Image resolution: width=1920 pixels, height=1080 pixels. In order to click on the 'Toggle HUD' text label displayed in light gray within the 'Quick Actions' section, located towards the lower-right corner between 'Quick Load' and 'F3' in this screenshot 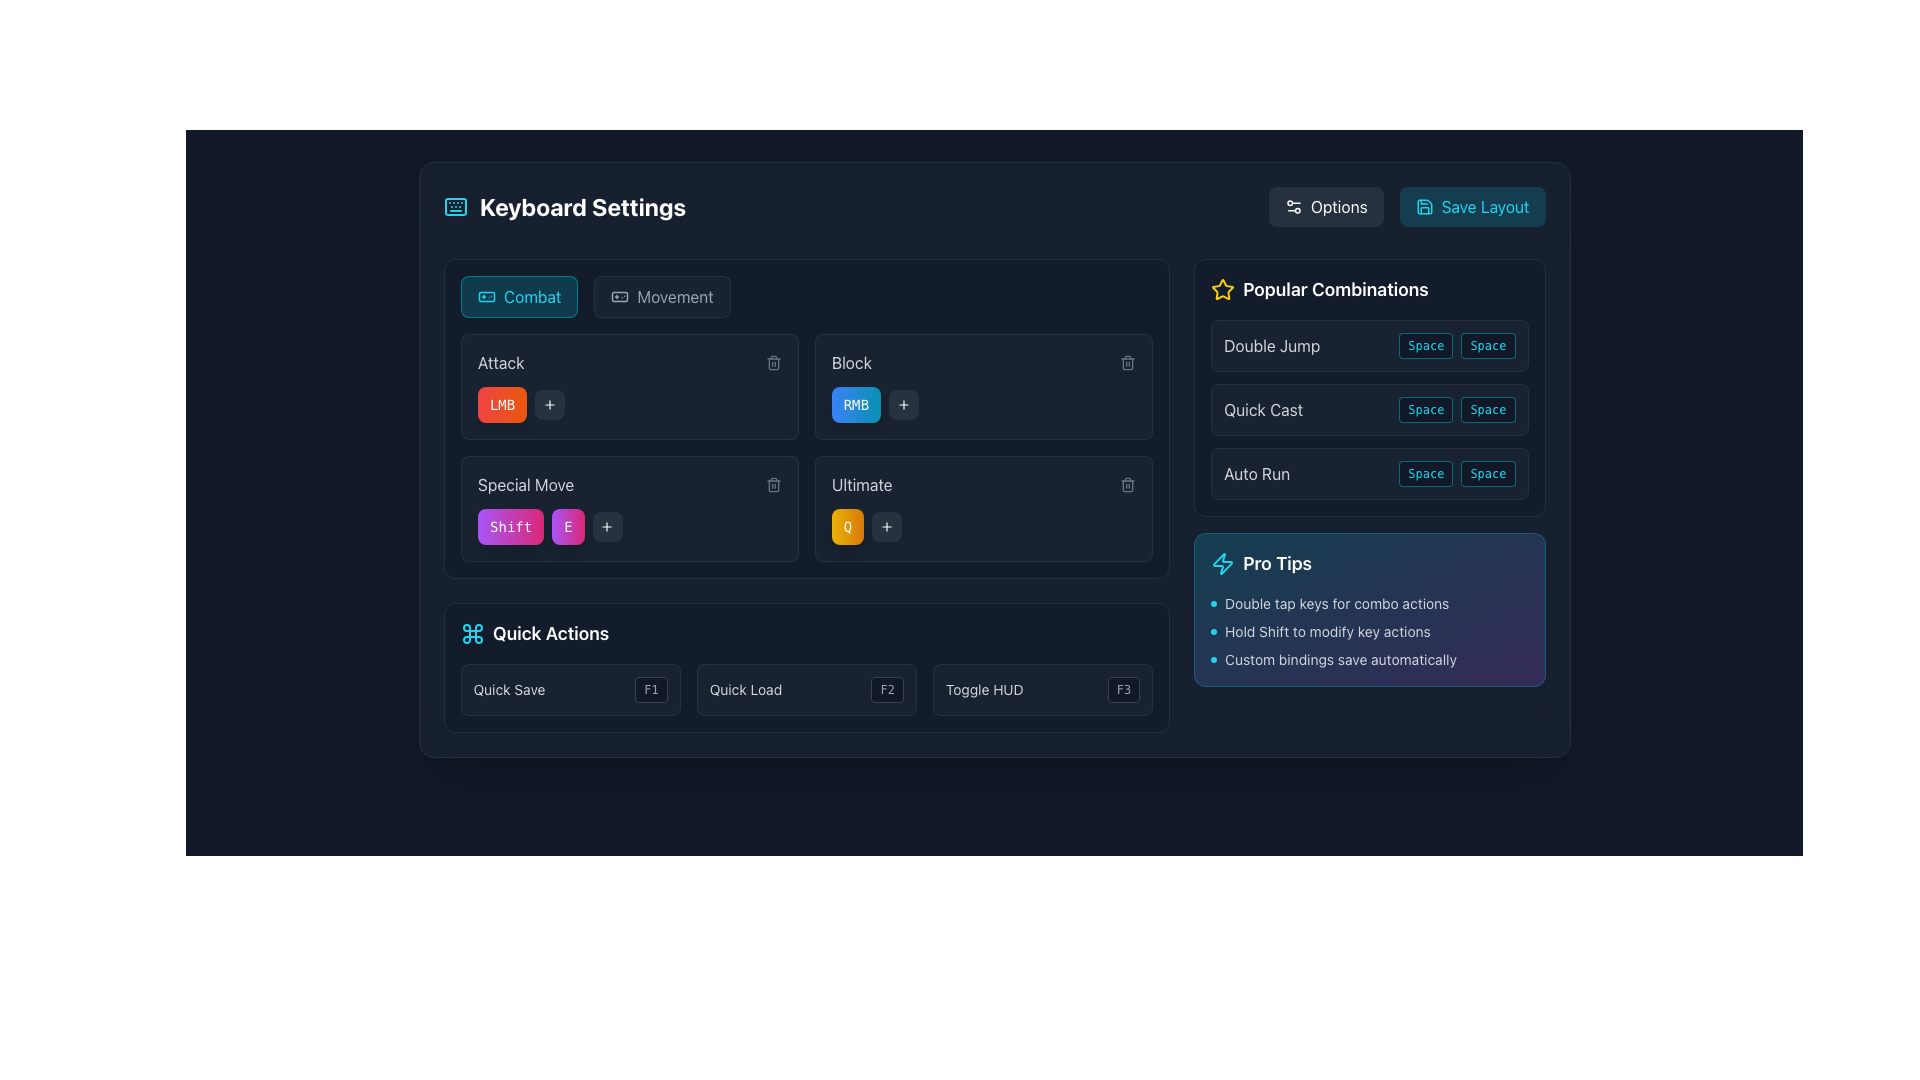, I will do `click(984, 689)`.